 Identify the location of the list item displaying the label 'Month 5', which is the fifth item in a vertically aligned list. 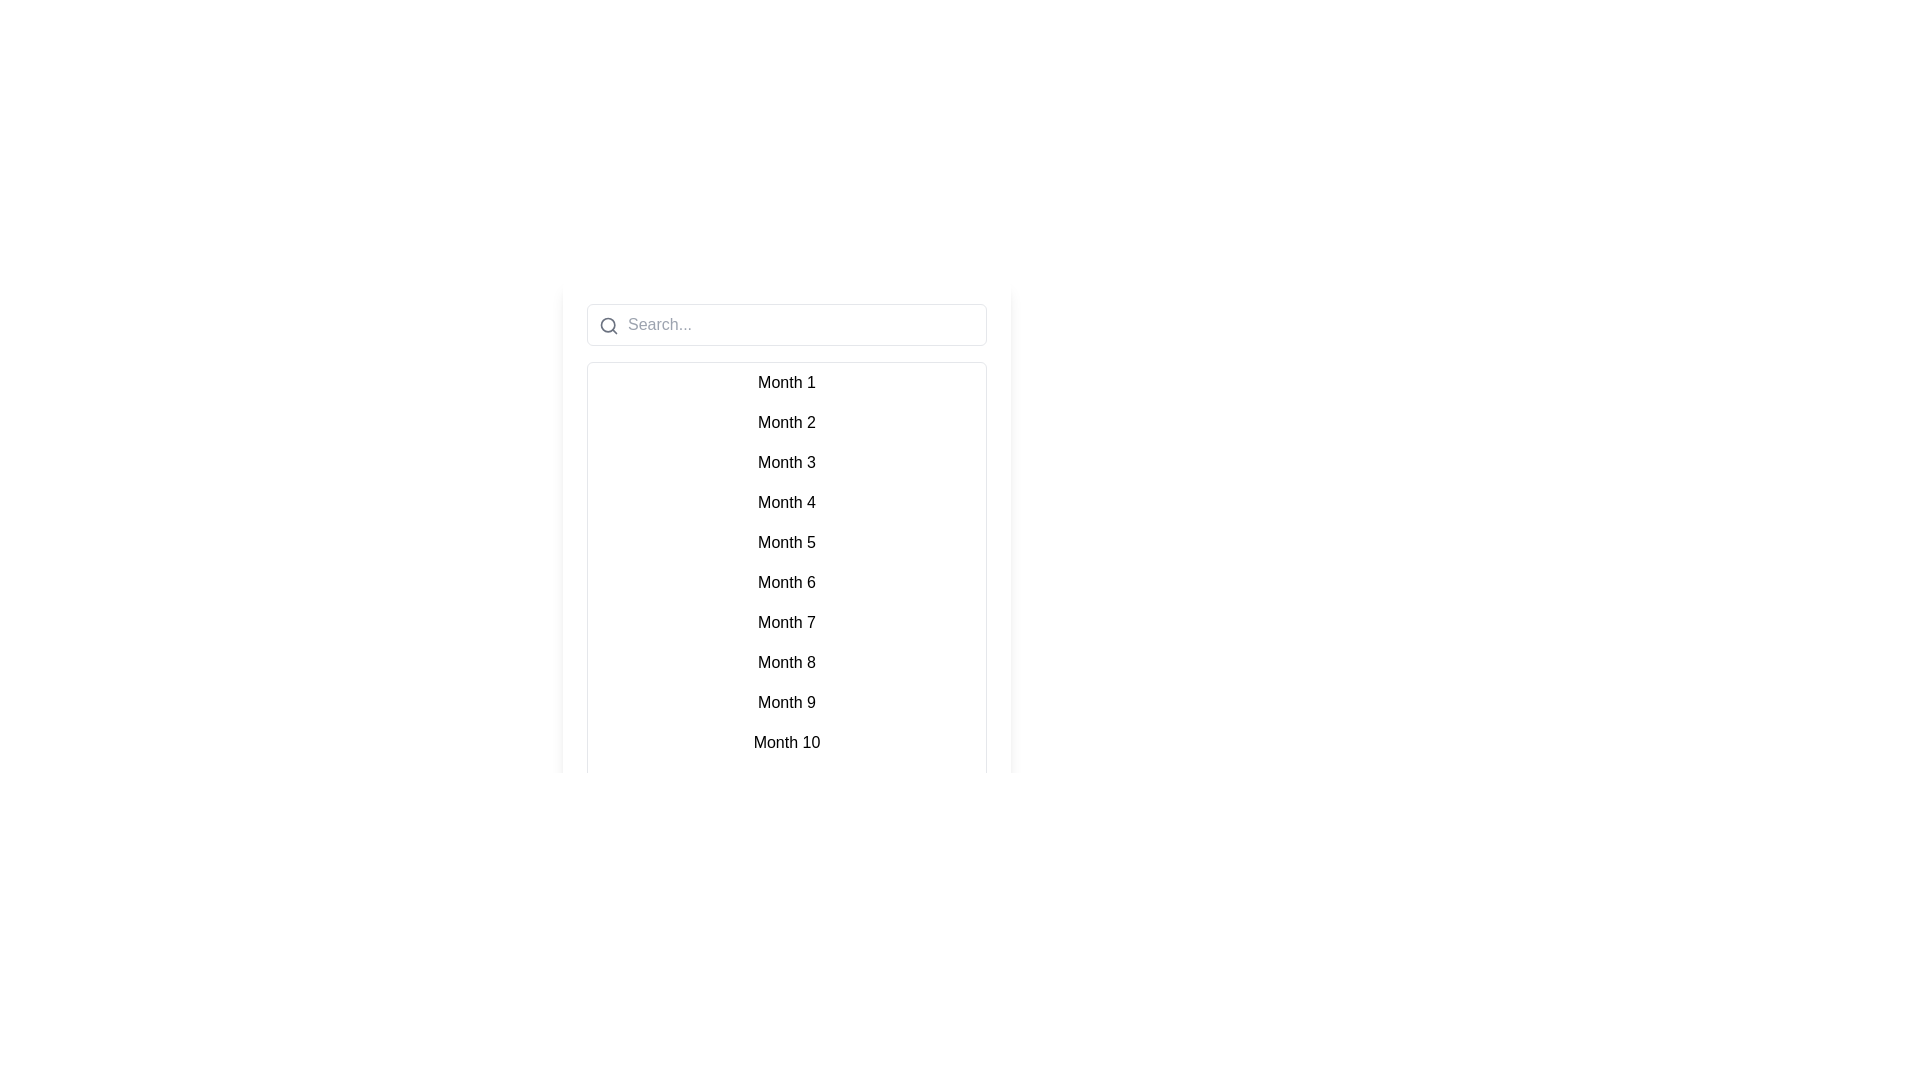
(786, 543).